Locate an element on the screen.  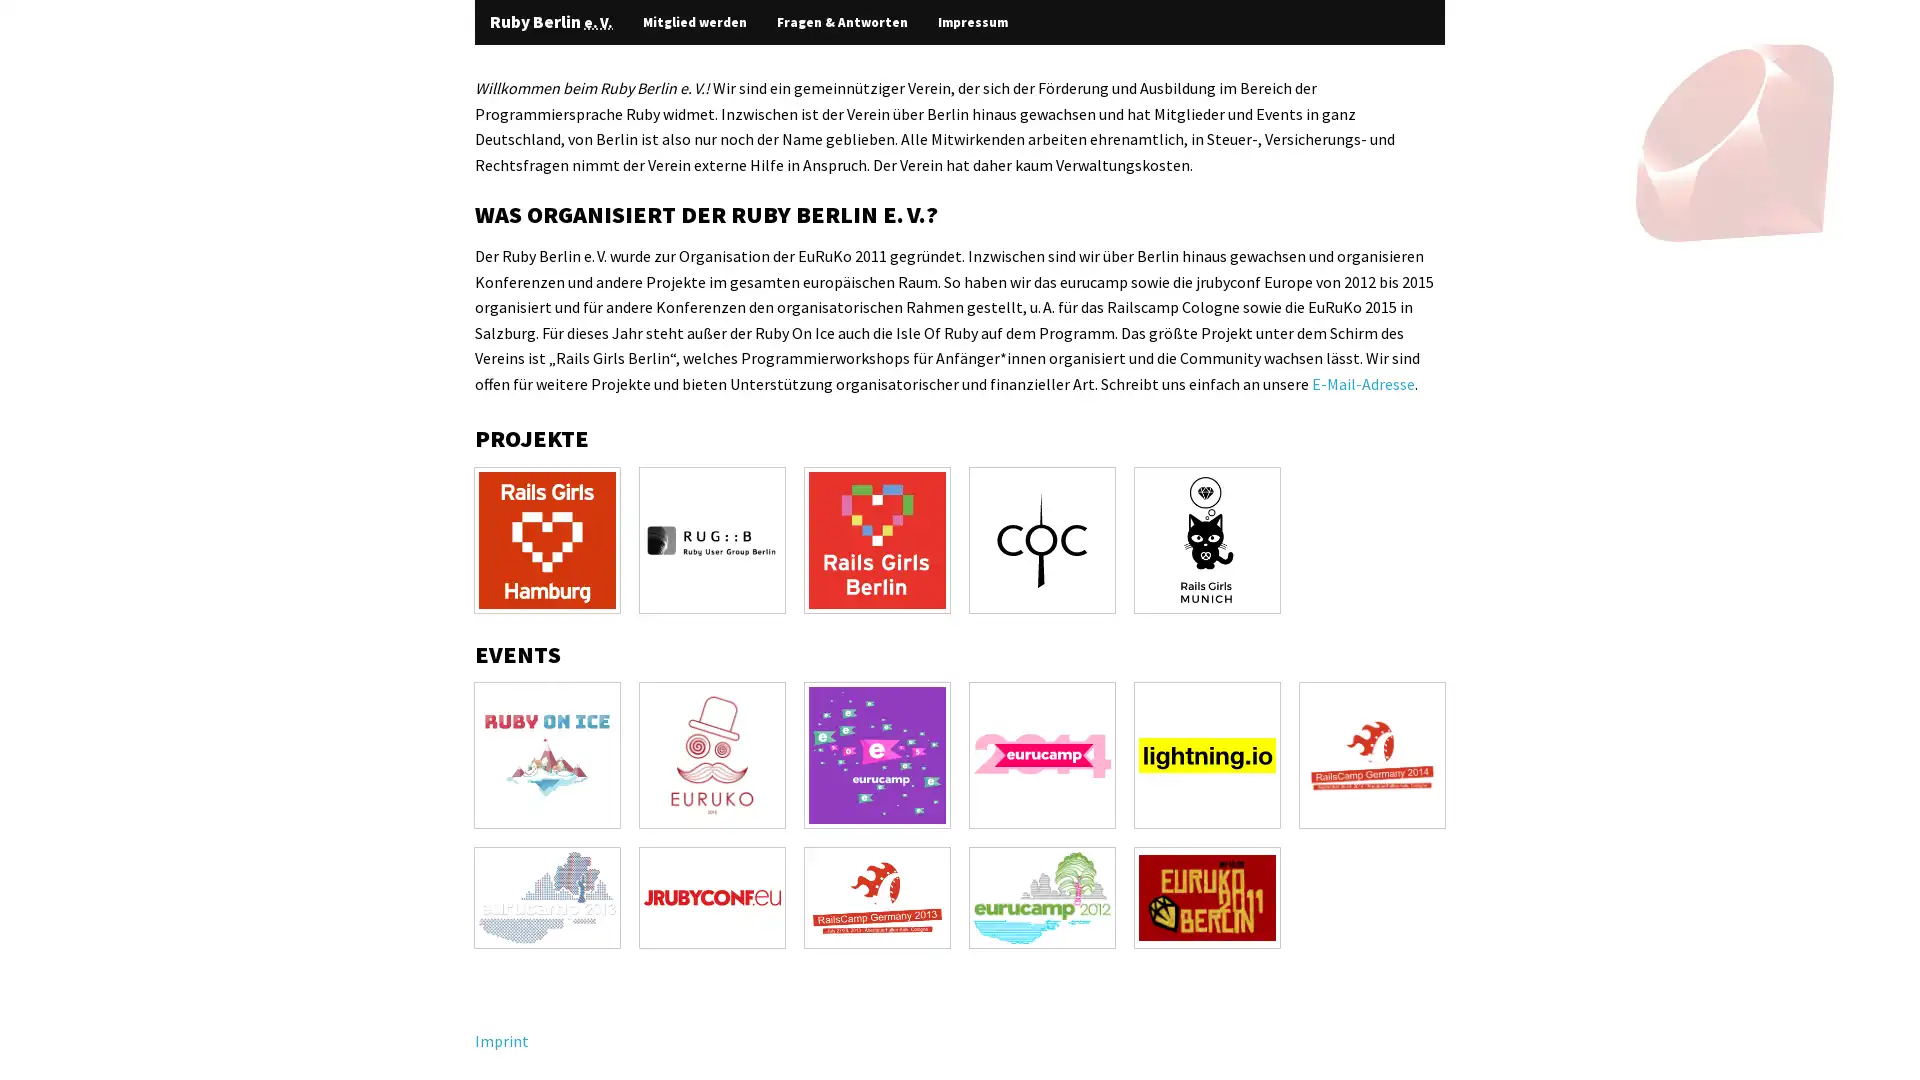
Berlin code of conduct is located at coordinates (1041, 538).